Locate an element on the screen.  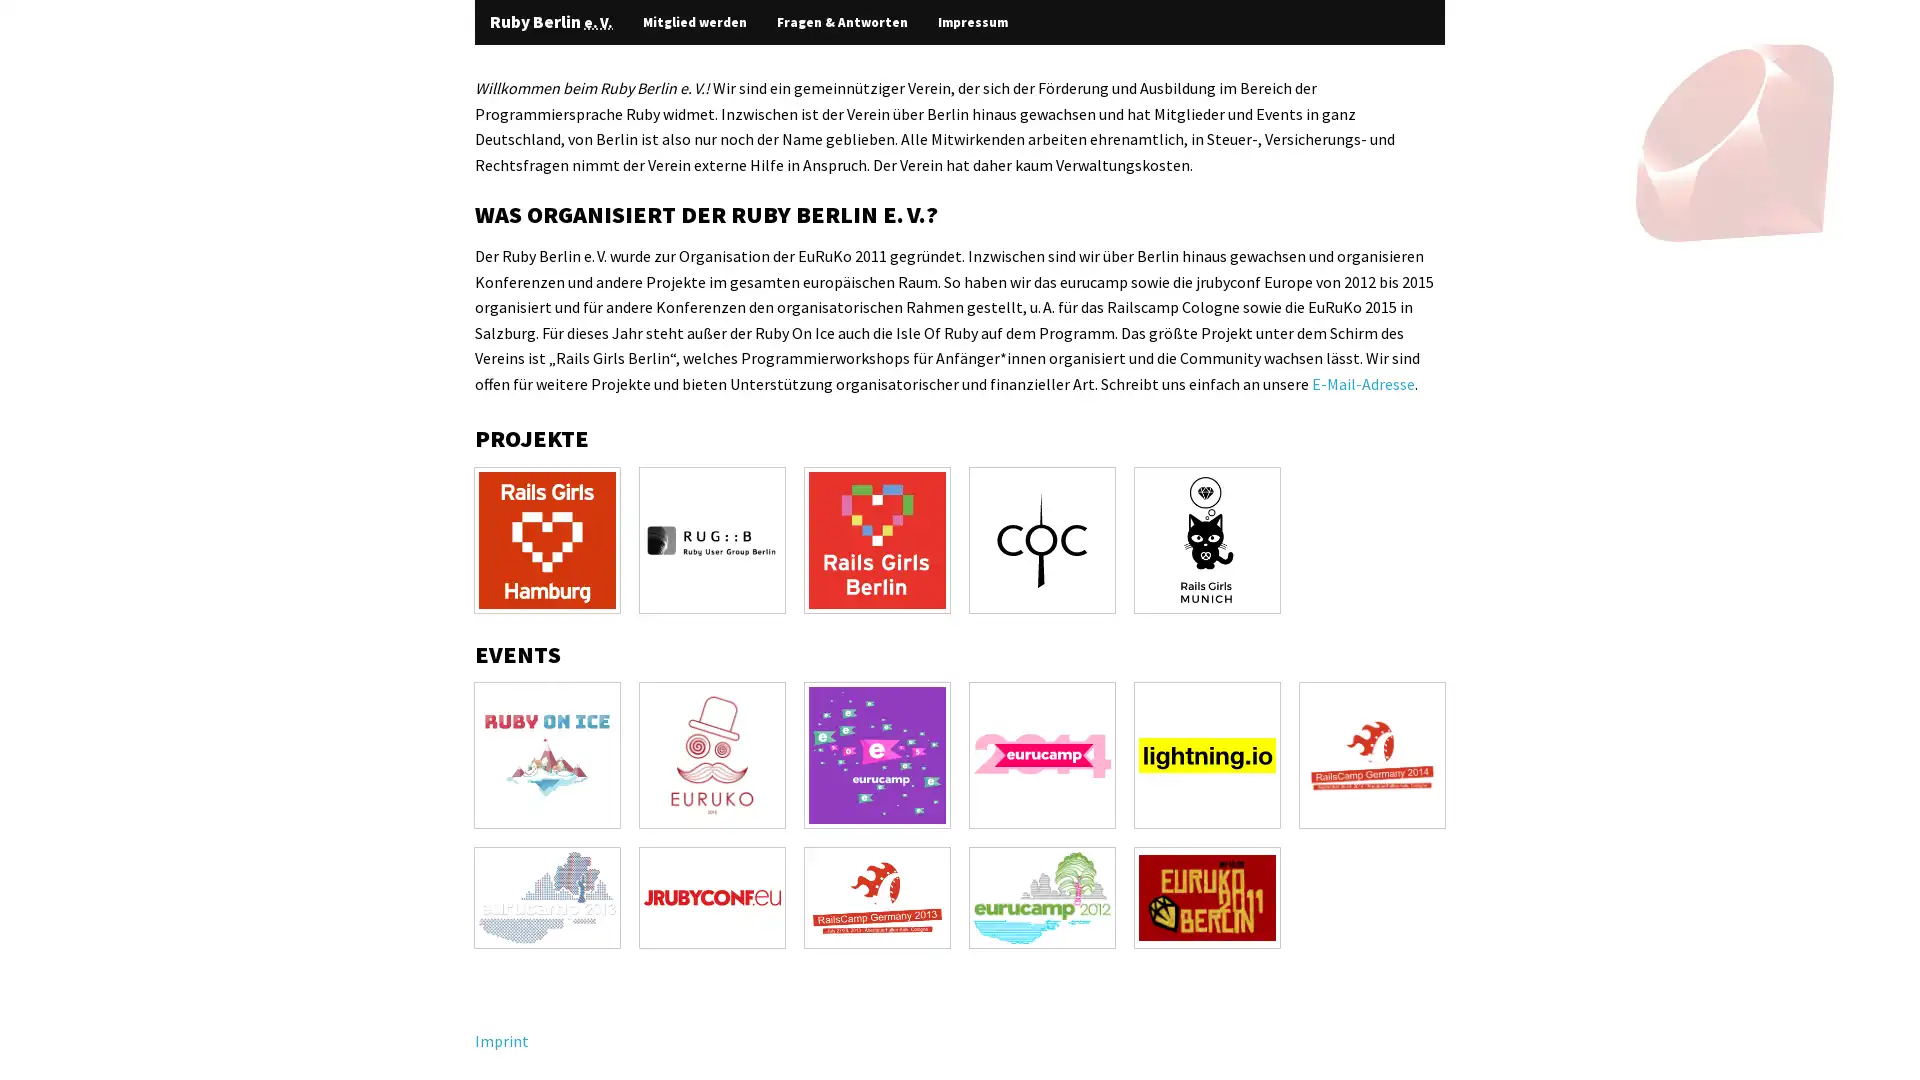
Berlin code of conduct is located at coordinates (1041, 538).